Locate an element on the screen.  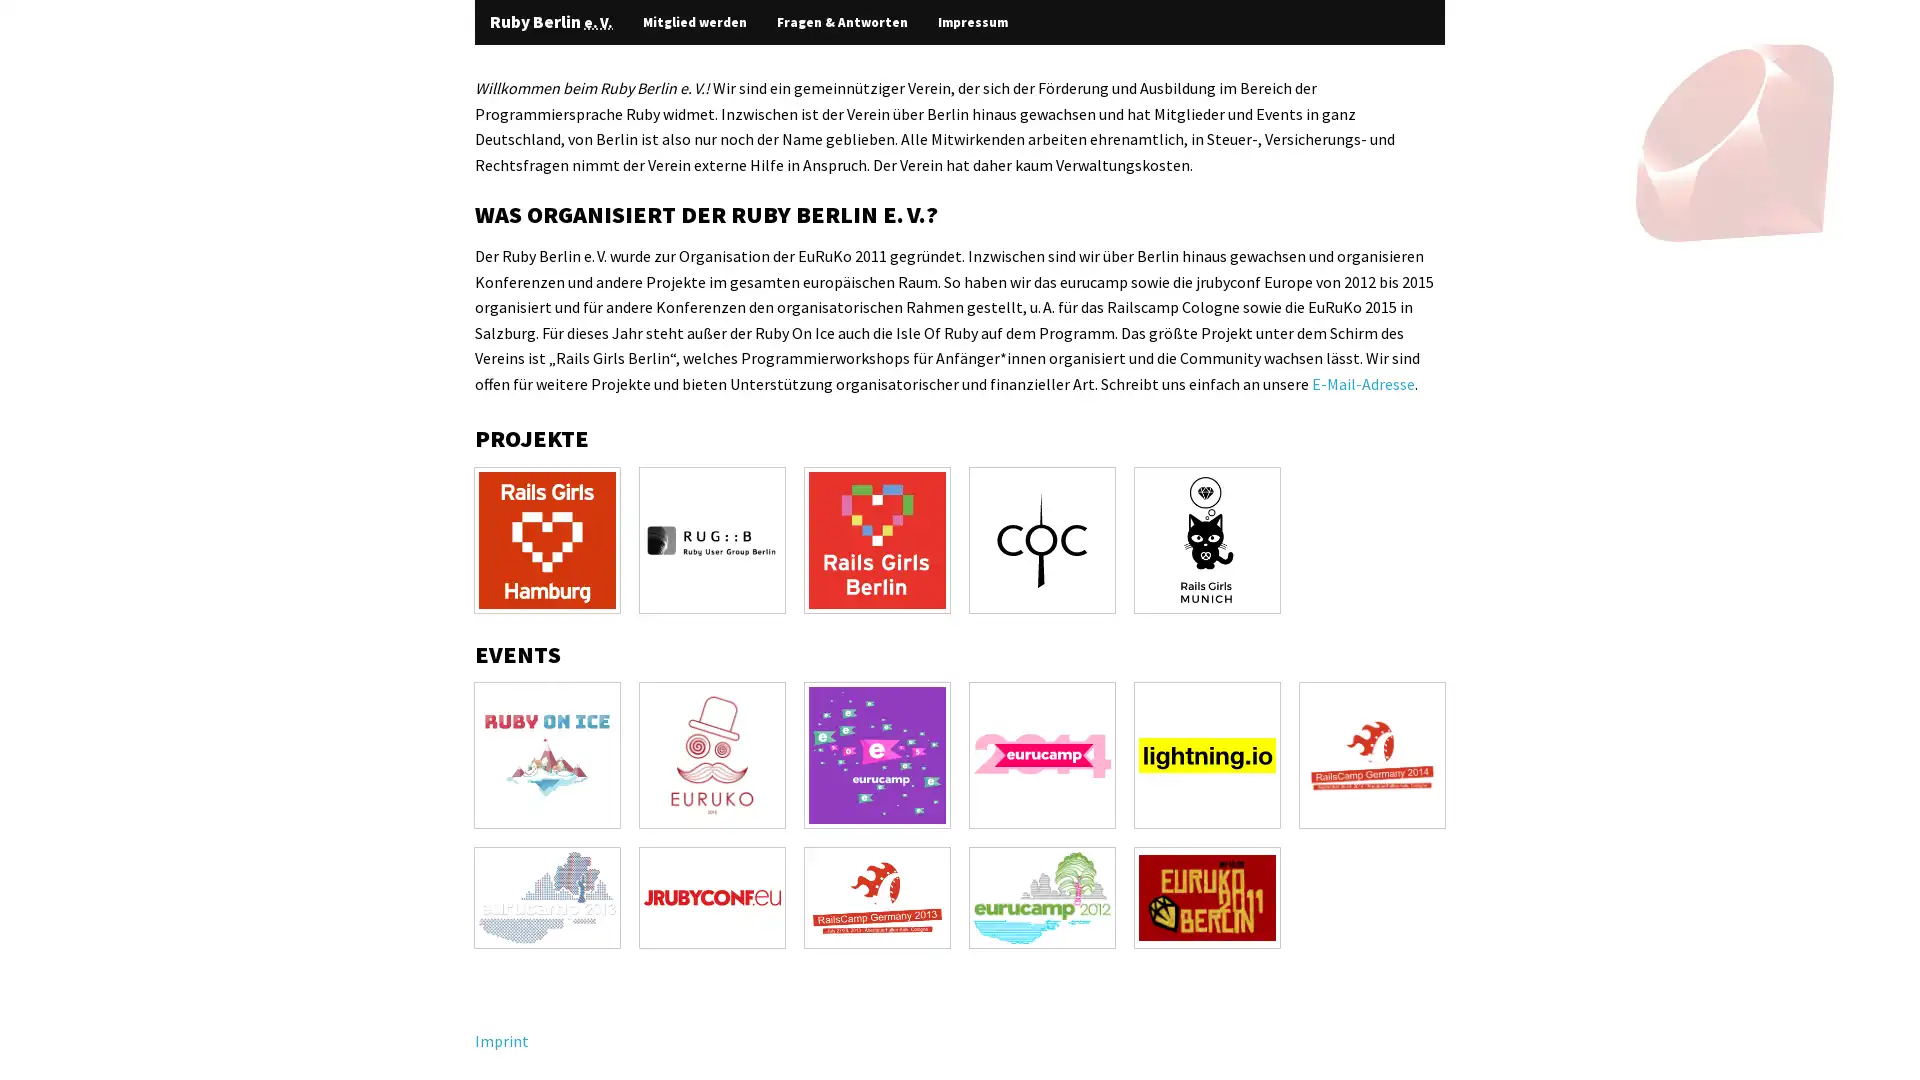
Berlin code of conduct is located at coordinates (1041, 538).